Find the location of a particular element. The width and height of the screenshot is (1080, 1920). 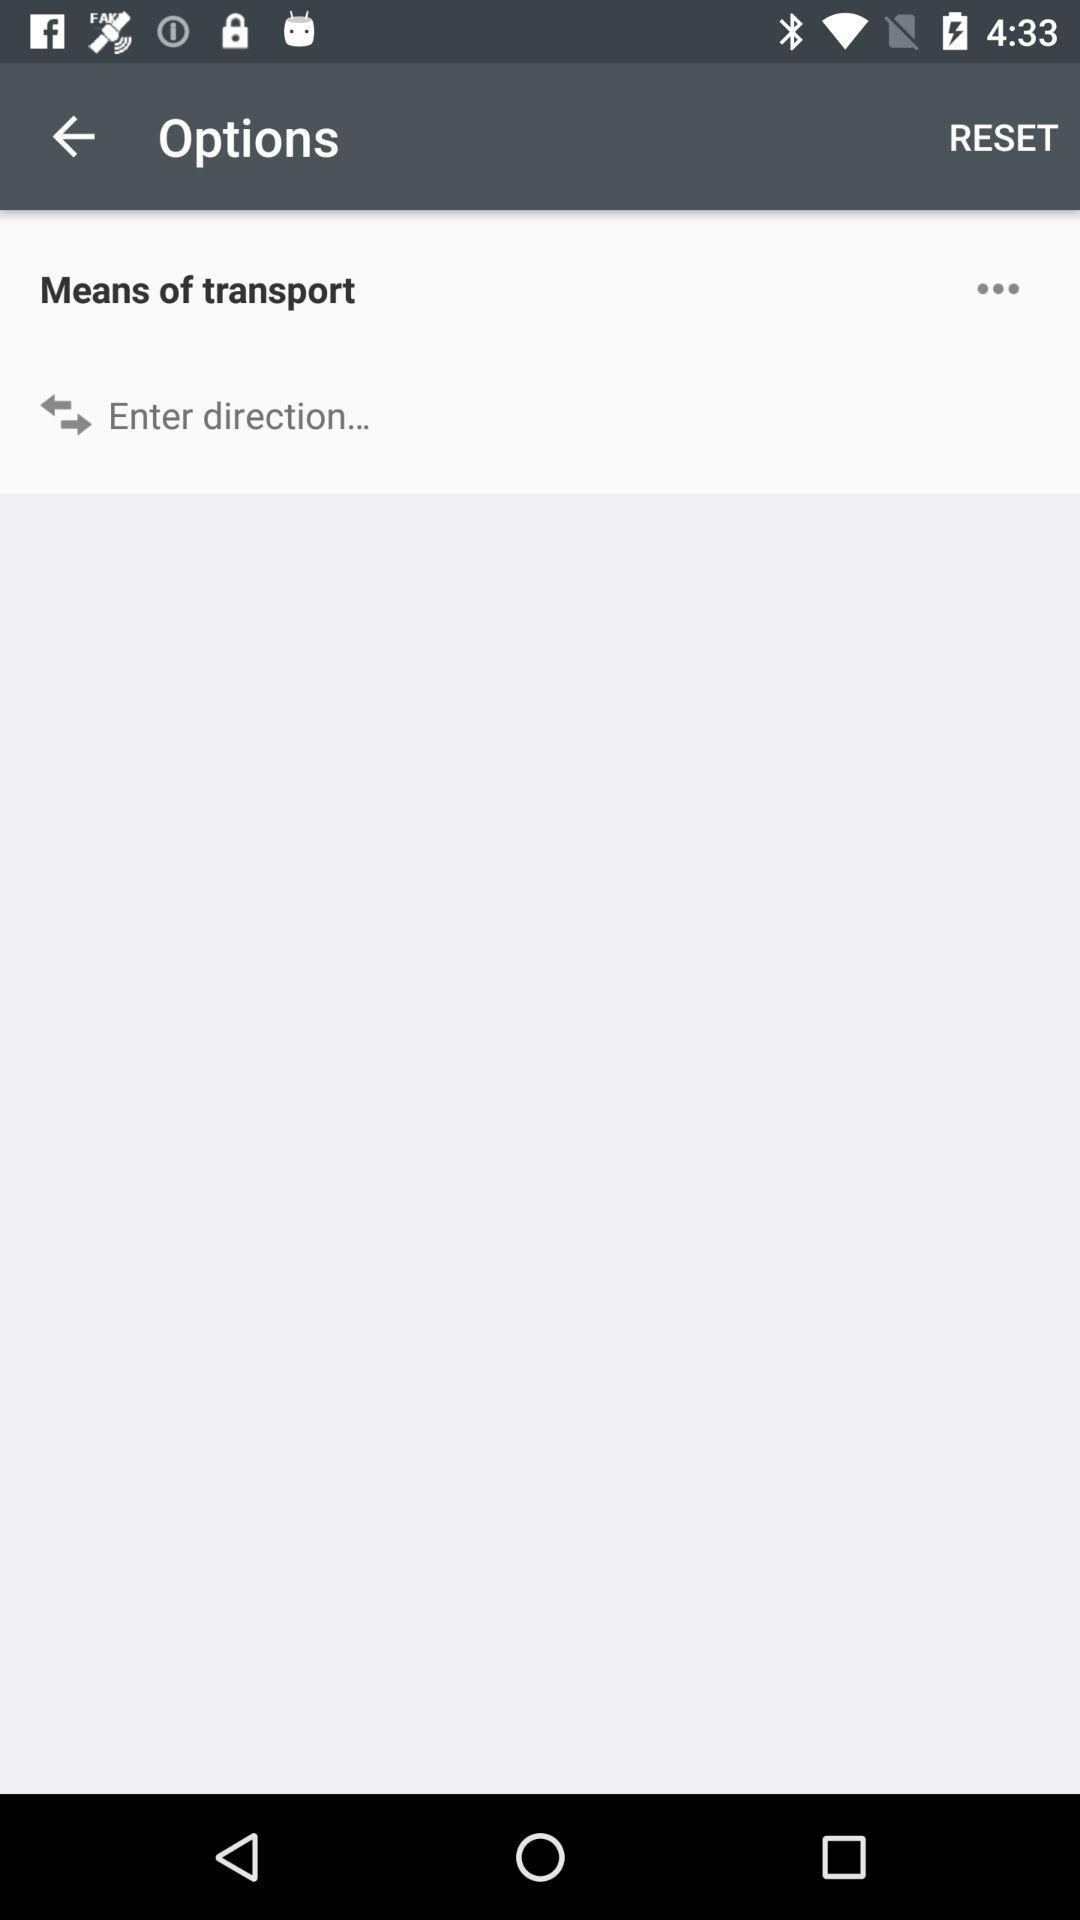

the reset item is located at coordinates (1003, 135).